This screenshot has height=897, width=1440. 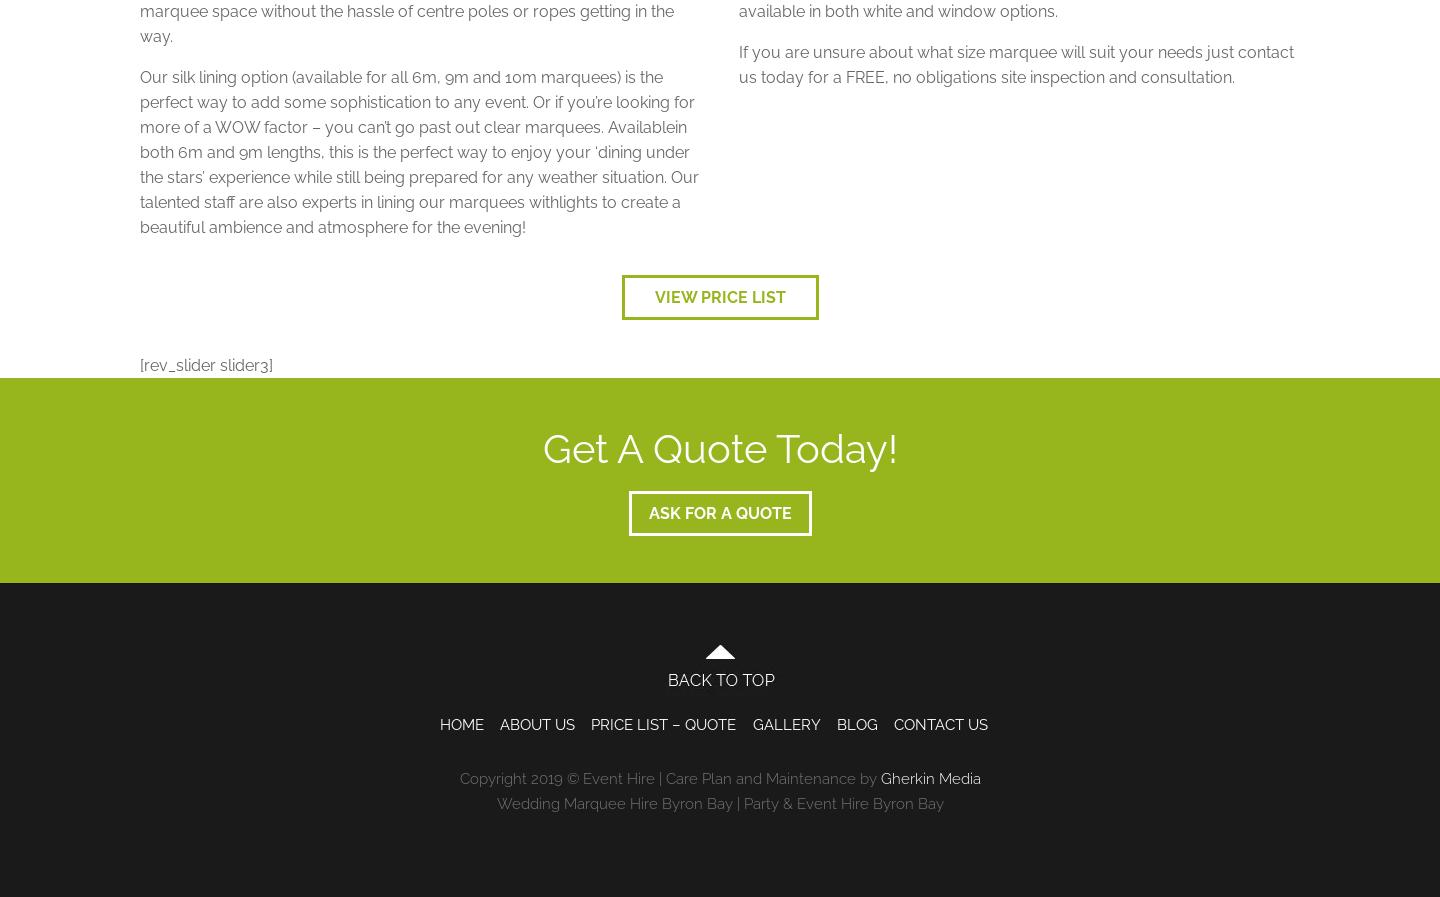 I want to click on 'PRICE LIST – QUOTE', so click(x=663, y=724).